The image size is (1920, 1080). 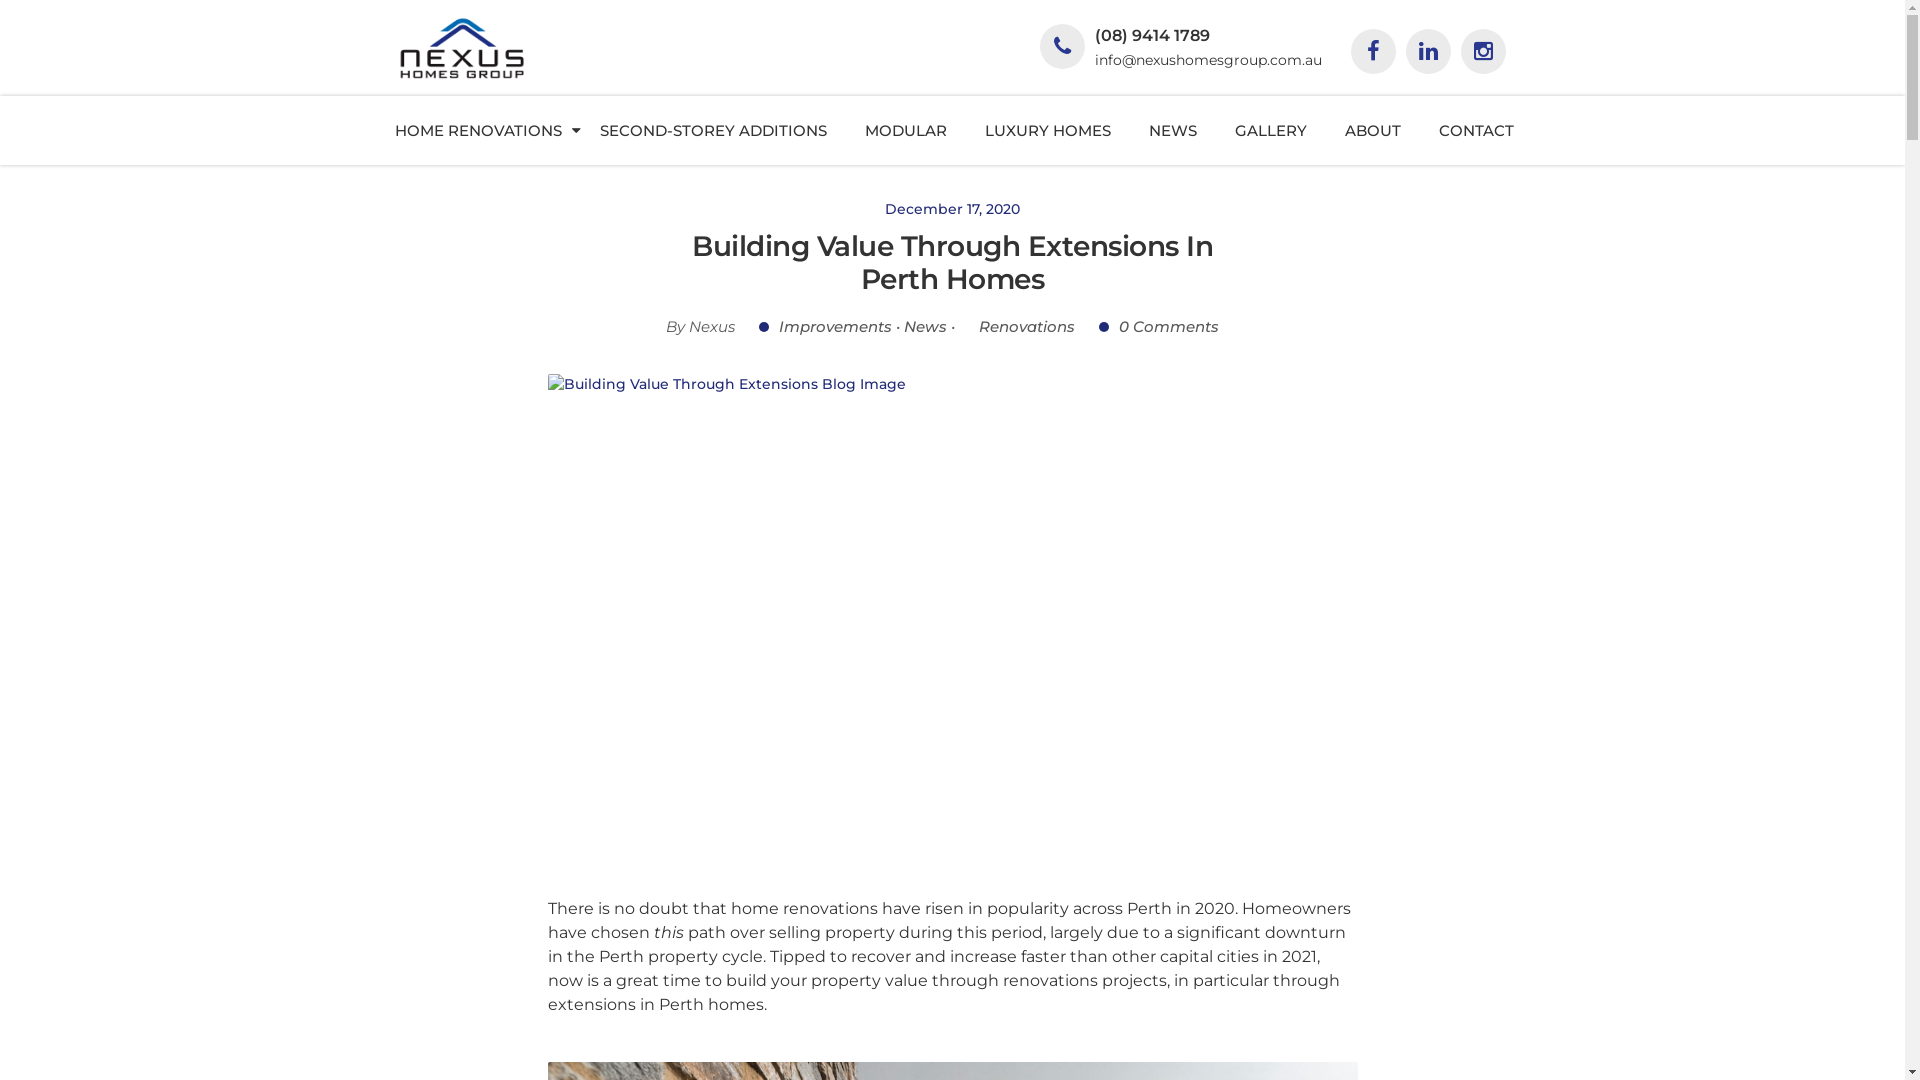 What do you see at coordinates (713, 130) in the screenshot?
I see `'SECOND-STOREY ADDITIONS'` at bounding box center [713, 130].